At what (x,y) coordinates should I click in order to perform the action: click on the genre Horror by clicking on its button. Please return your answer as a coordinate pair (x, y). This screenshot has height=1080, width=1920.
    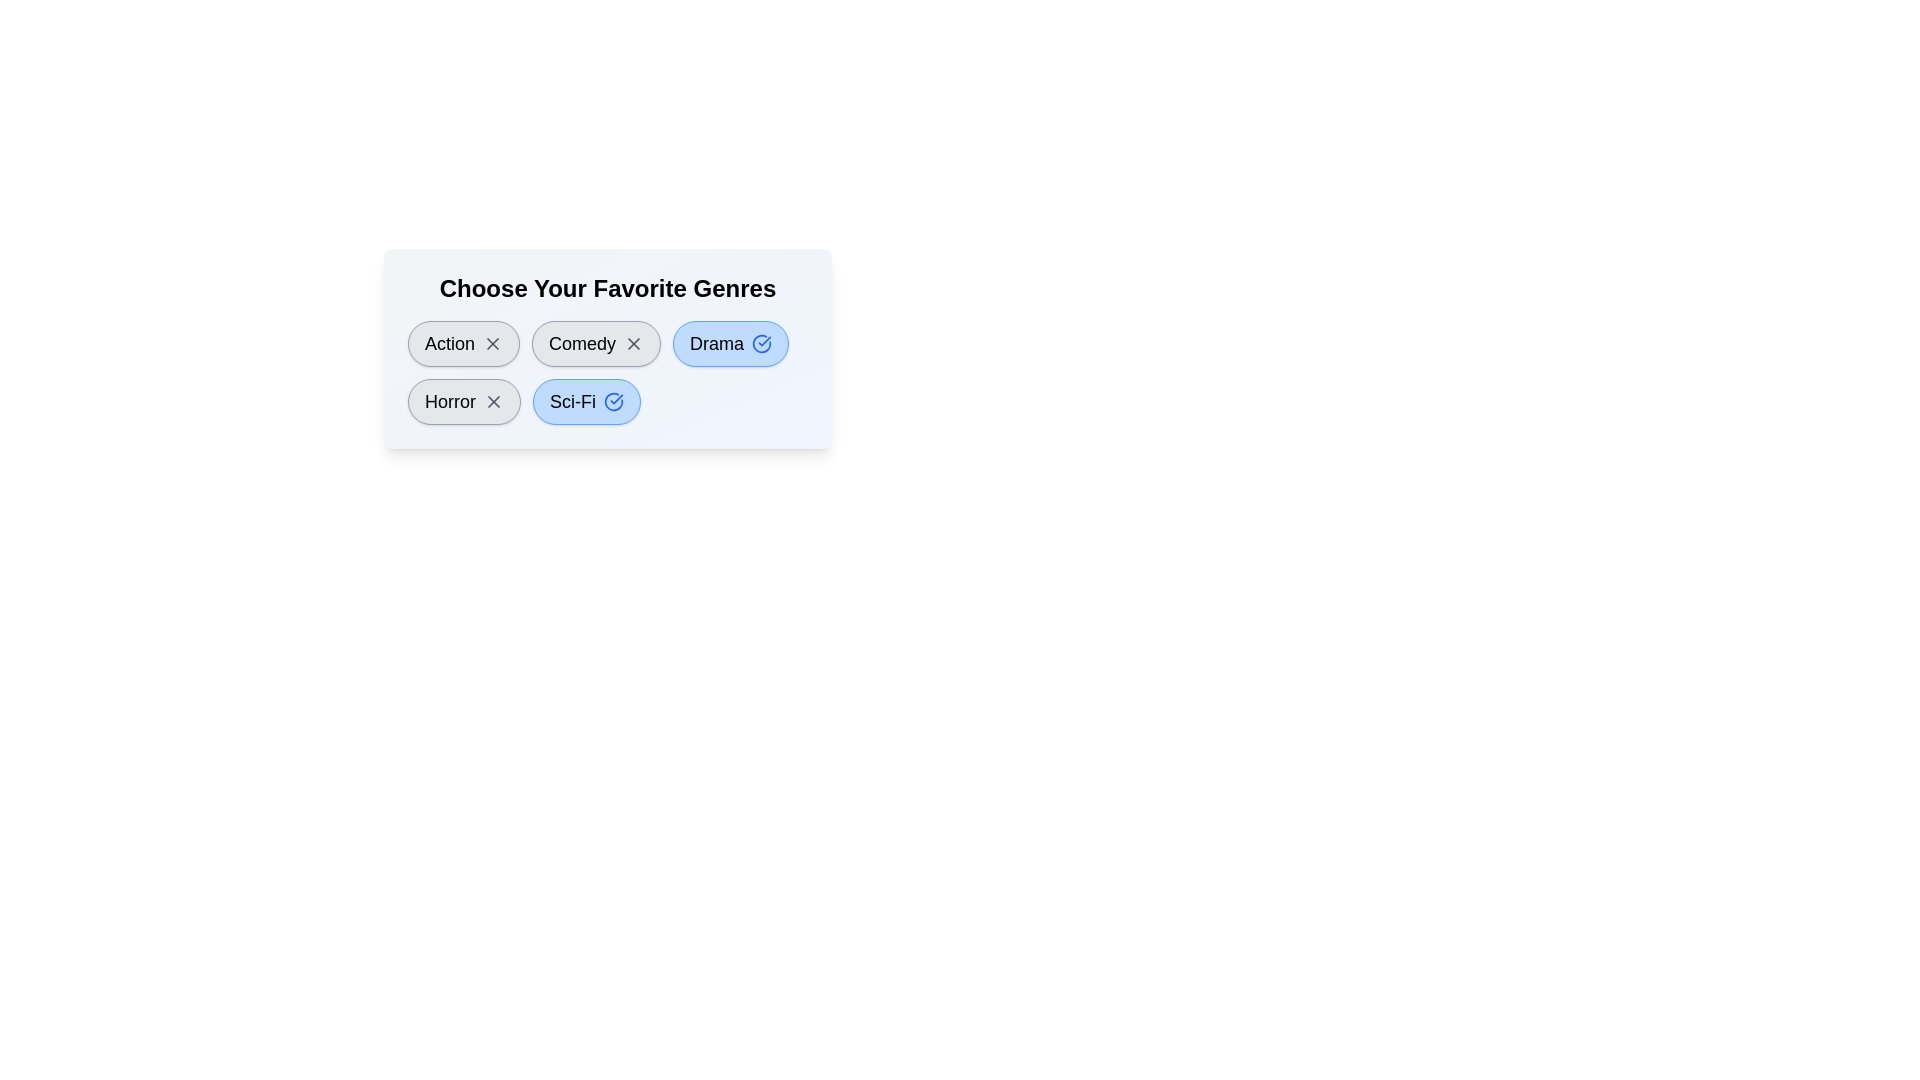
    Looking at the image, I should click on (463, 401).